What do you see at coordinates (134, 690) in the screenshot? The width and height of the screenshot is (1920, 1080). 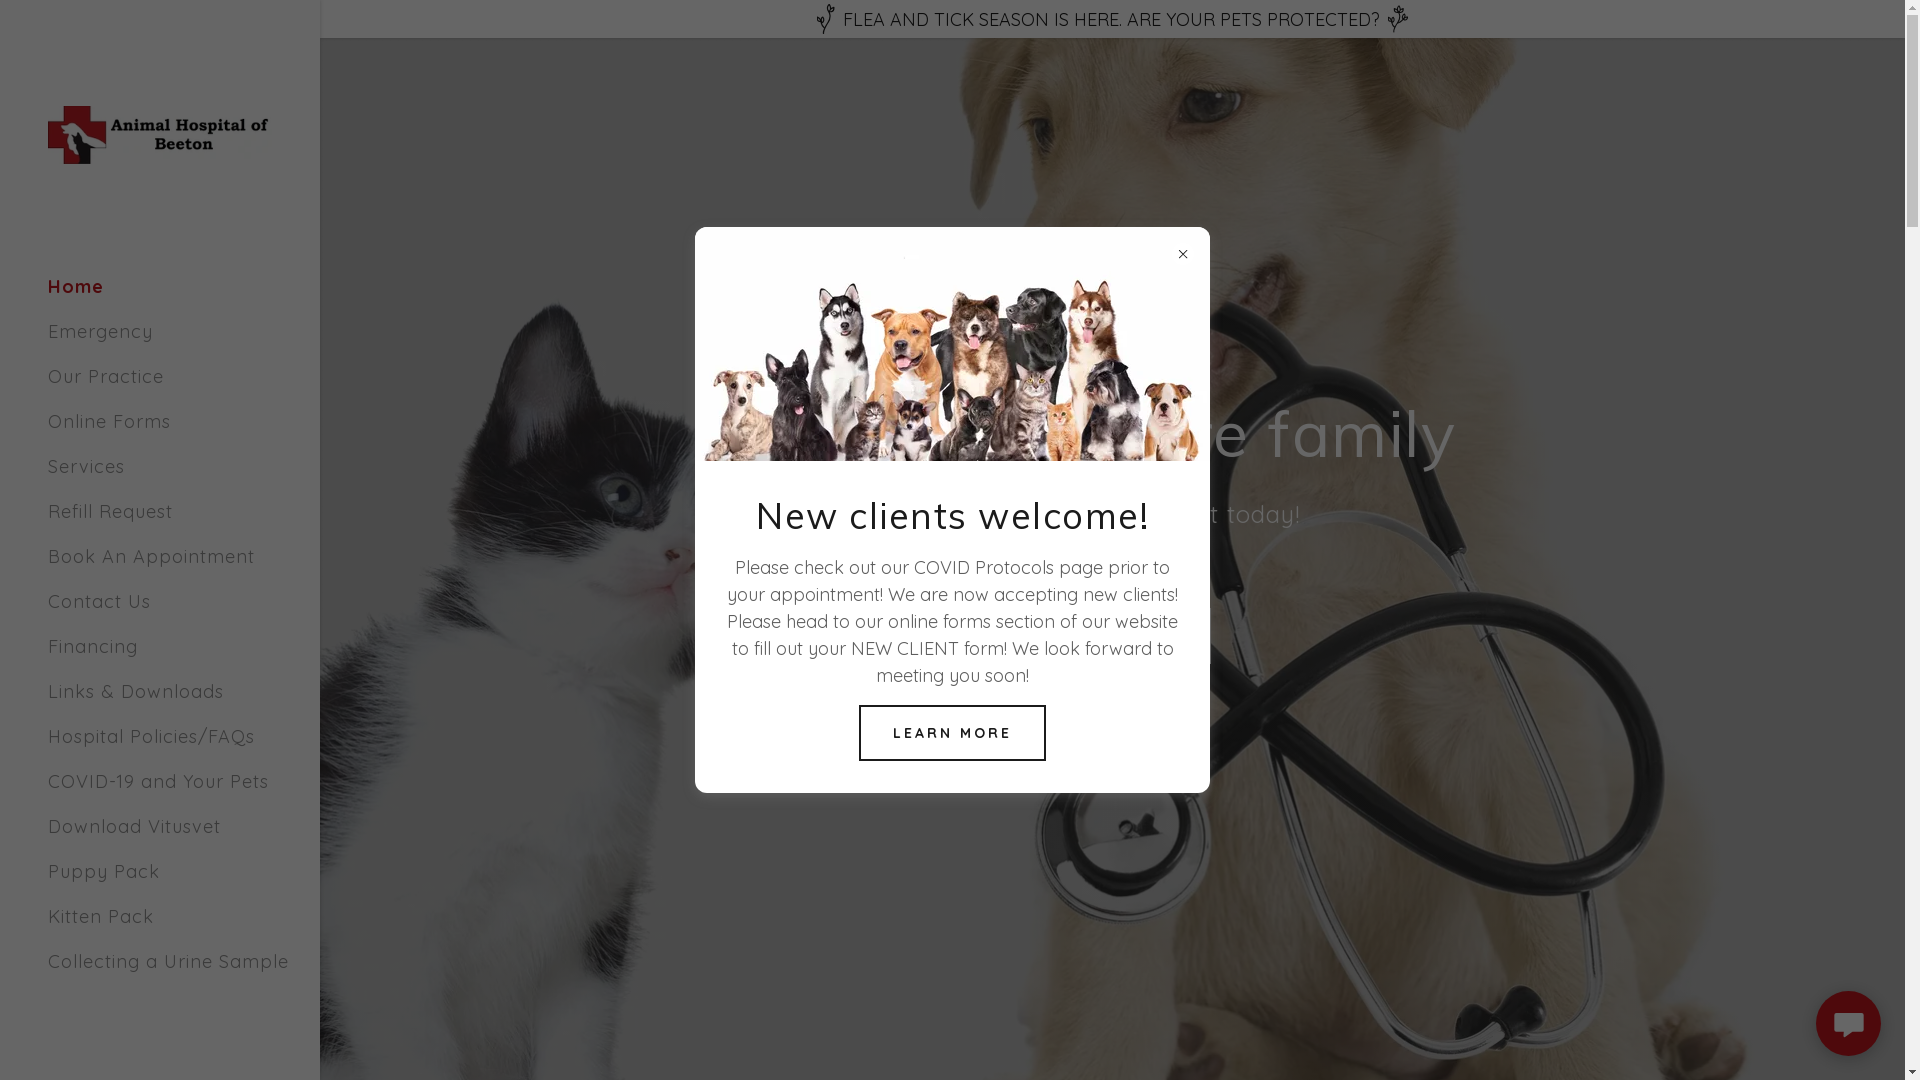 I see `'Links & Downloads'` at bounding box center [134, 690].